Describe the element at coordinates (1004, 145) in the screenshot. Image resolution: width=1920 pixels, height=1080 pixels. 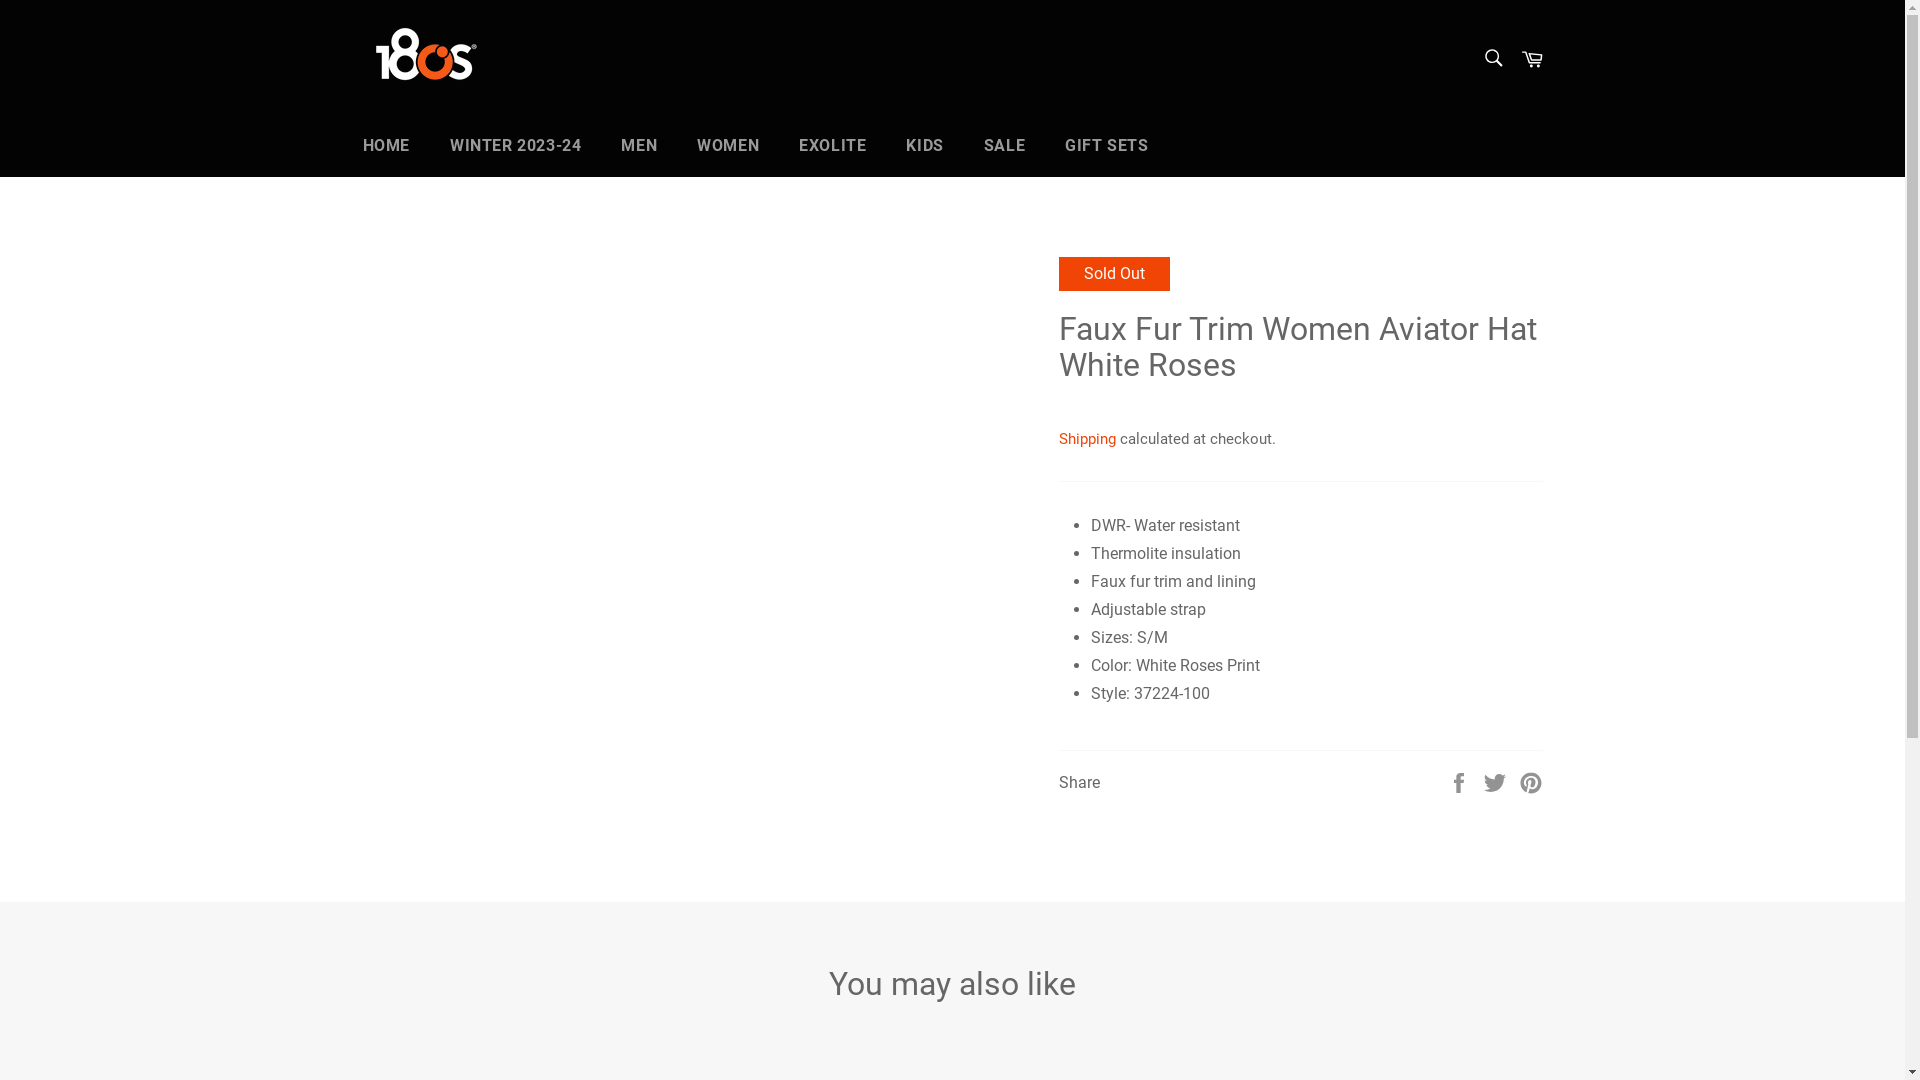
I see `'SALE'` at that location.